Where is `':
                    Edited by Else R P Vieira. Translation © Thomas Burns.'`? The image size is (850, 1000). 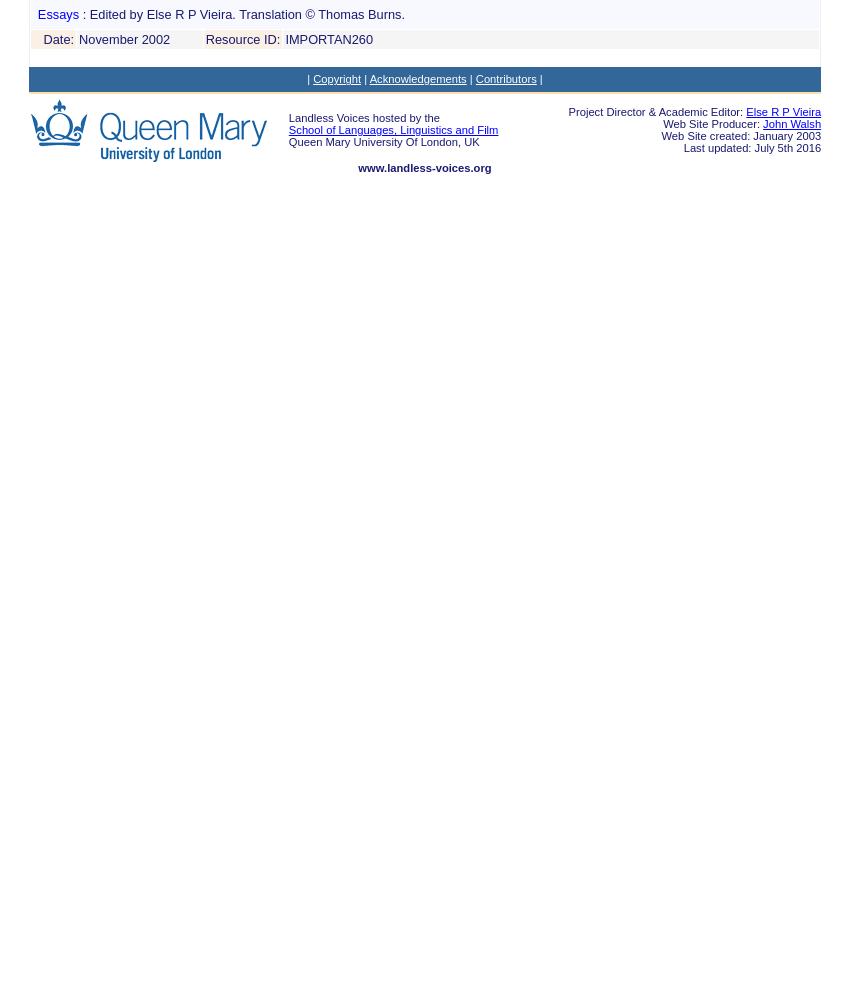
':
                    Edited by Else R P Vieira. Translation © Thomas Burns.' is located at coordinates (243, 13).